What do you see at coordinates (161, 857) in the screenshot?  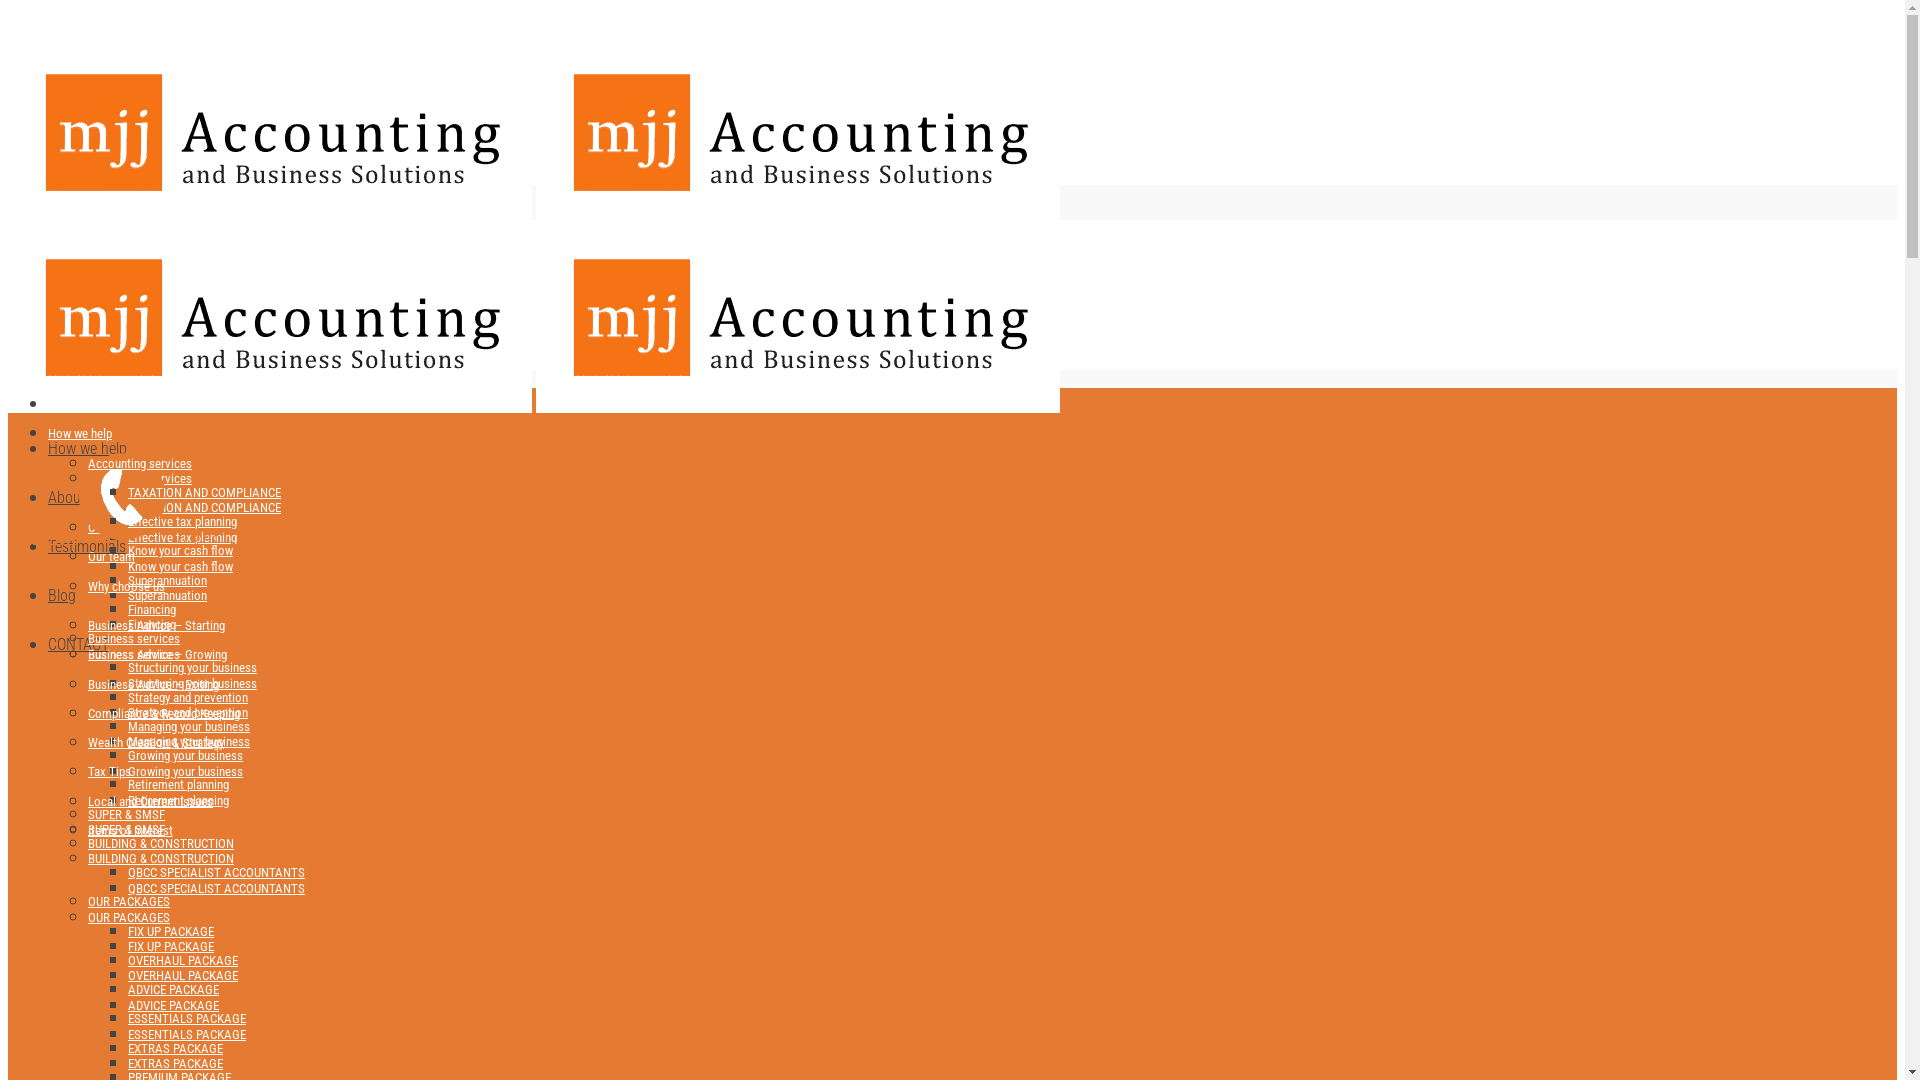 I see `'BUILDING & CONSTRUCTION'` at bounding box center [161, 857].